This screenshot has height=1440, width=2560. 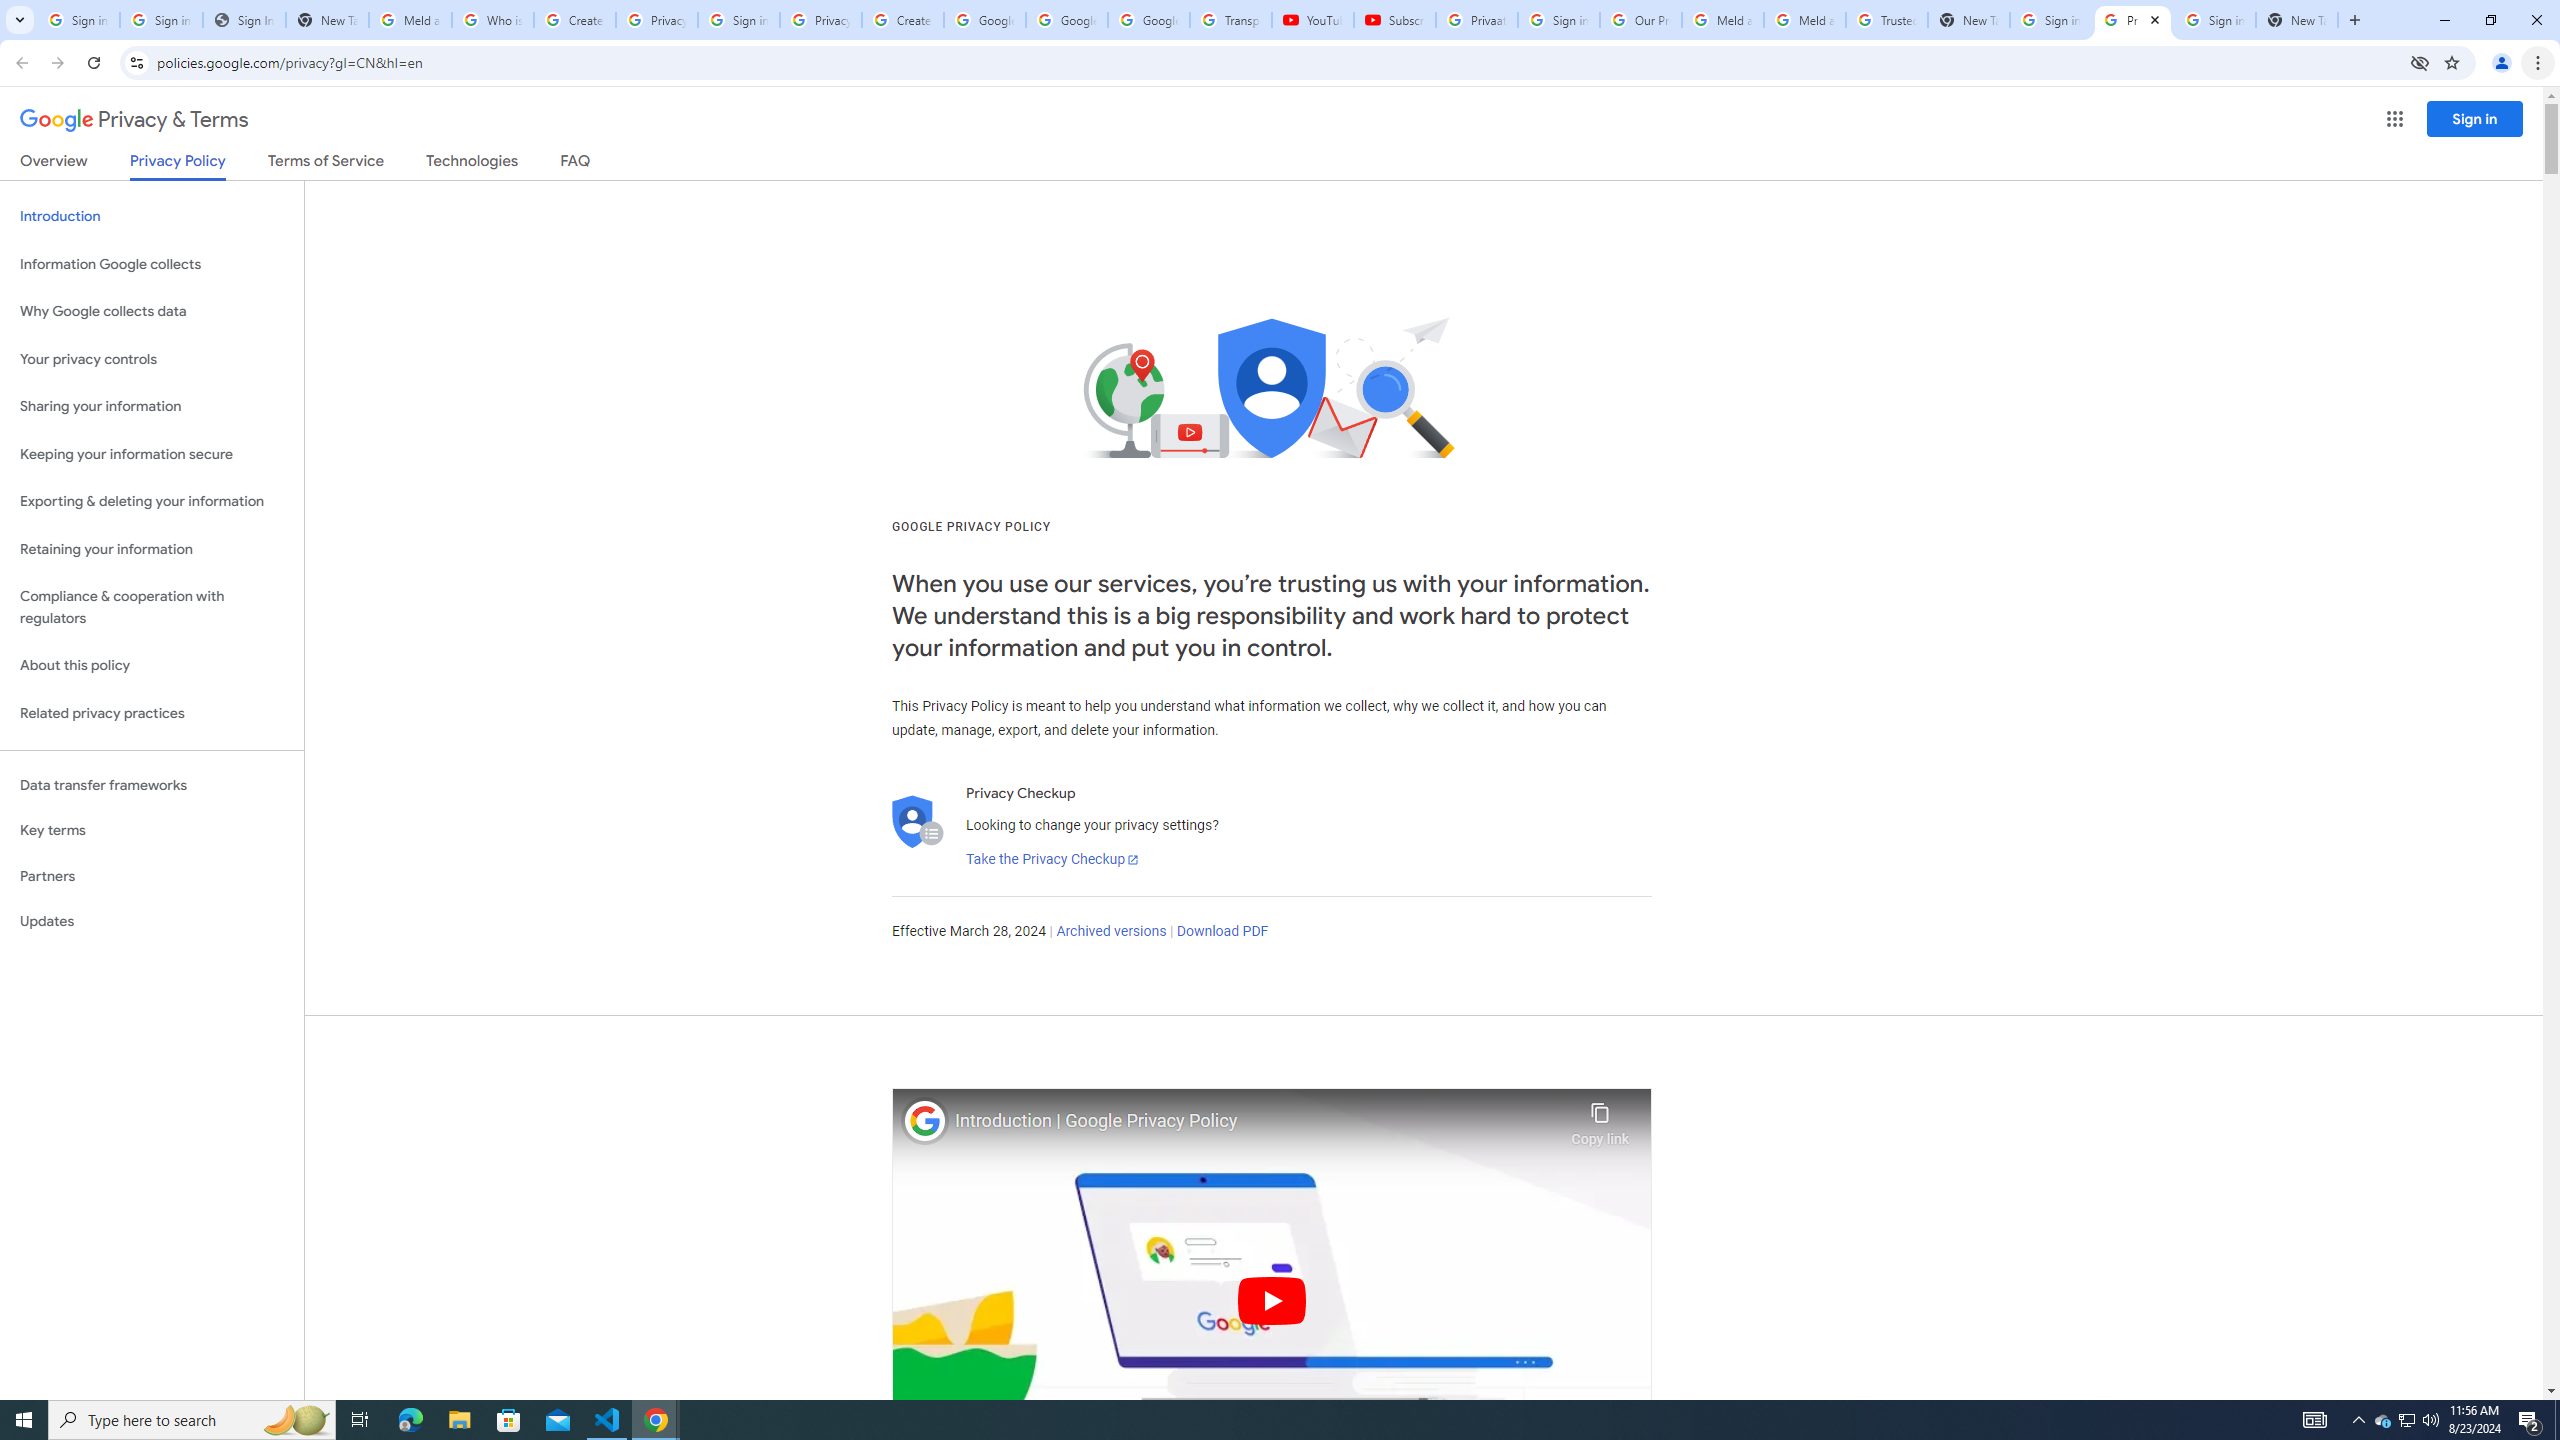 What do you see at coordinates (151, 712) in the screenshot?
I see `'Related privacy practices'` at bounding box center [151, 712].